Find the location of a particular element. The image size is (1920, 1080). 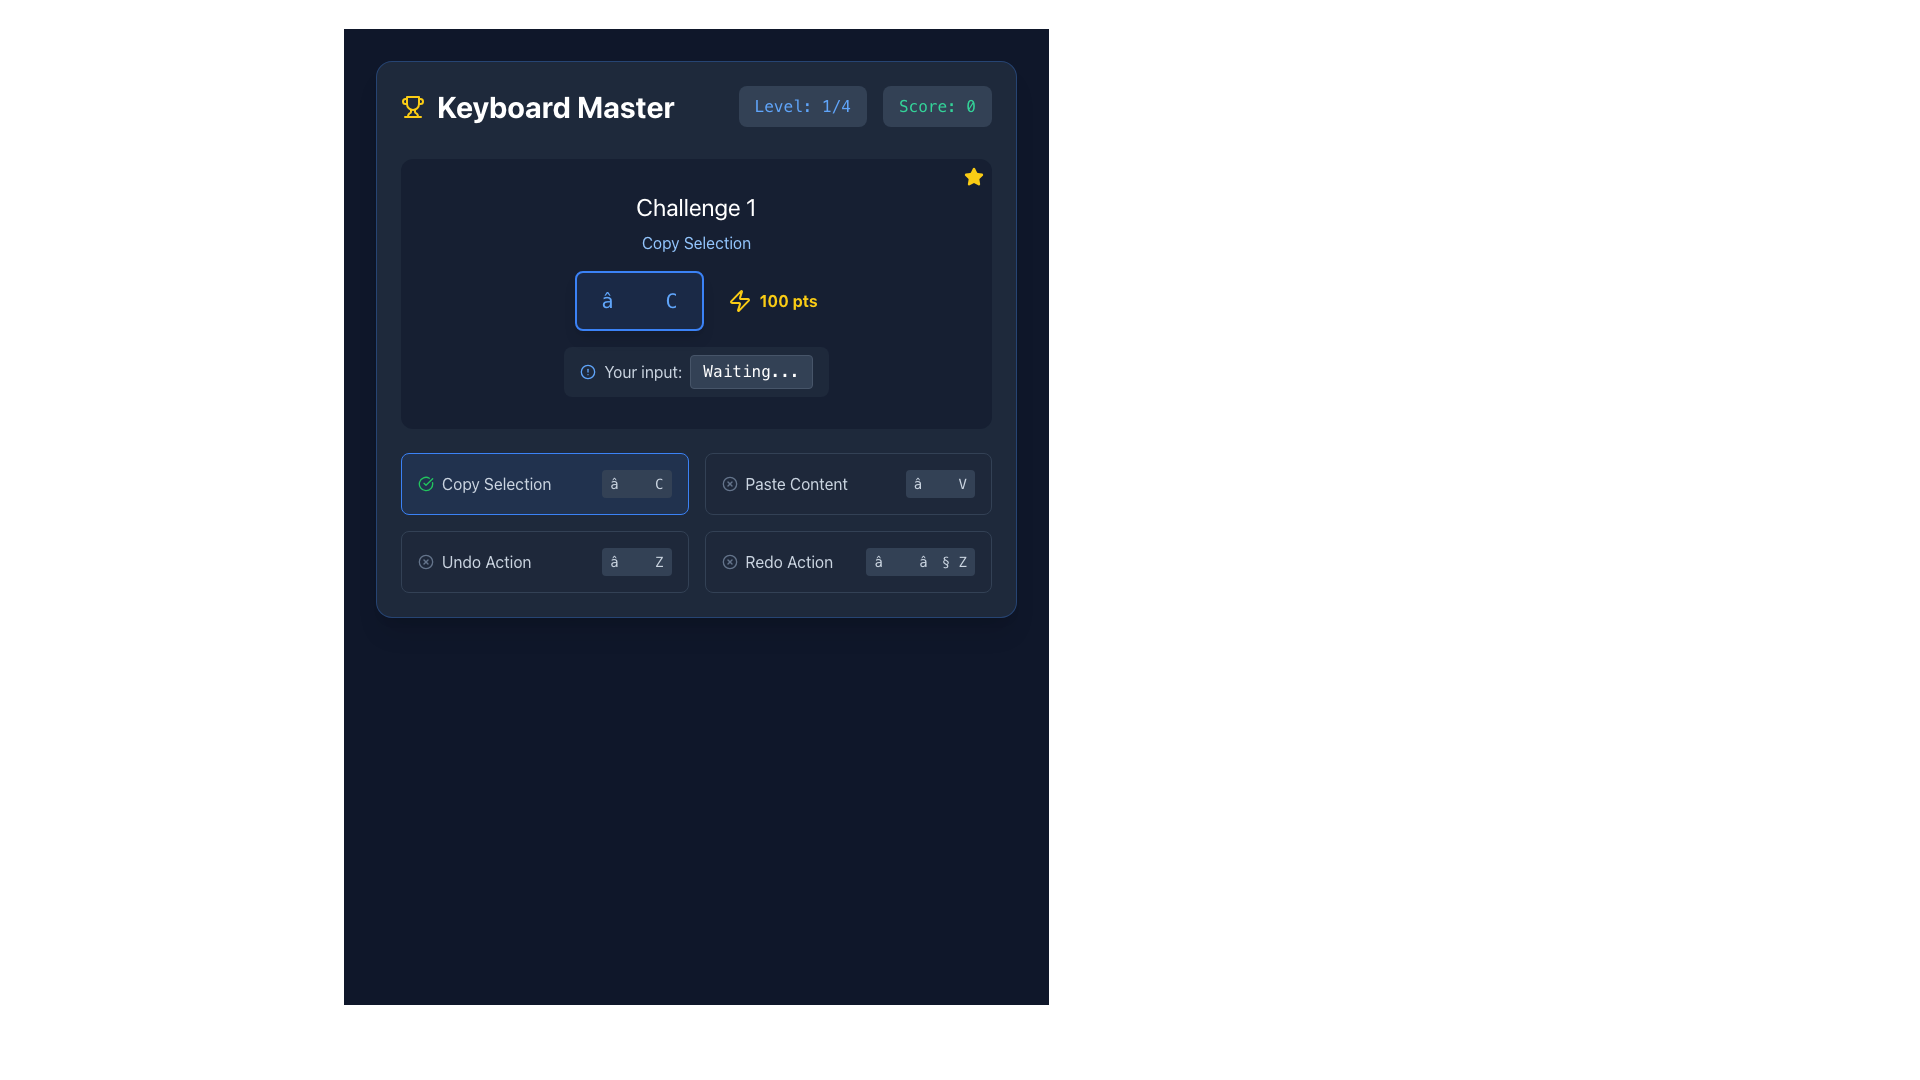

the keyboard shortcut indicator labeled '⌘ C' located under the 'Challenge 1' heading, above the function buttons for 'Copy Selection', 'Paste Content', 'Undo Action', and 'Redo Action' is located at coordinates (638, 300).